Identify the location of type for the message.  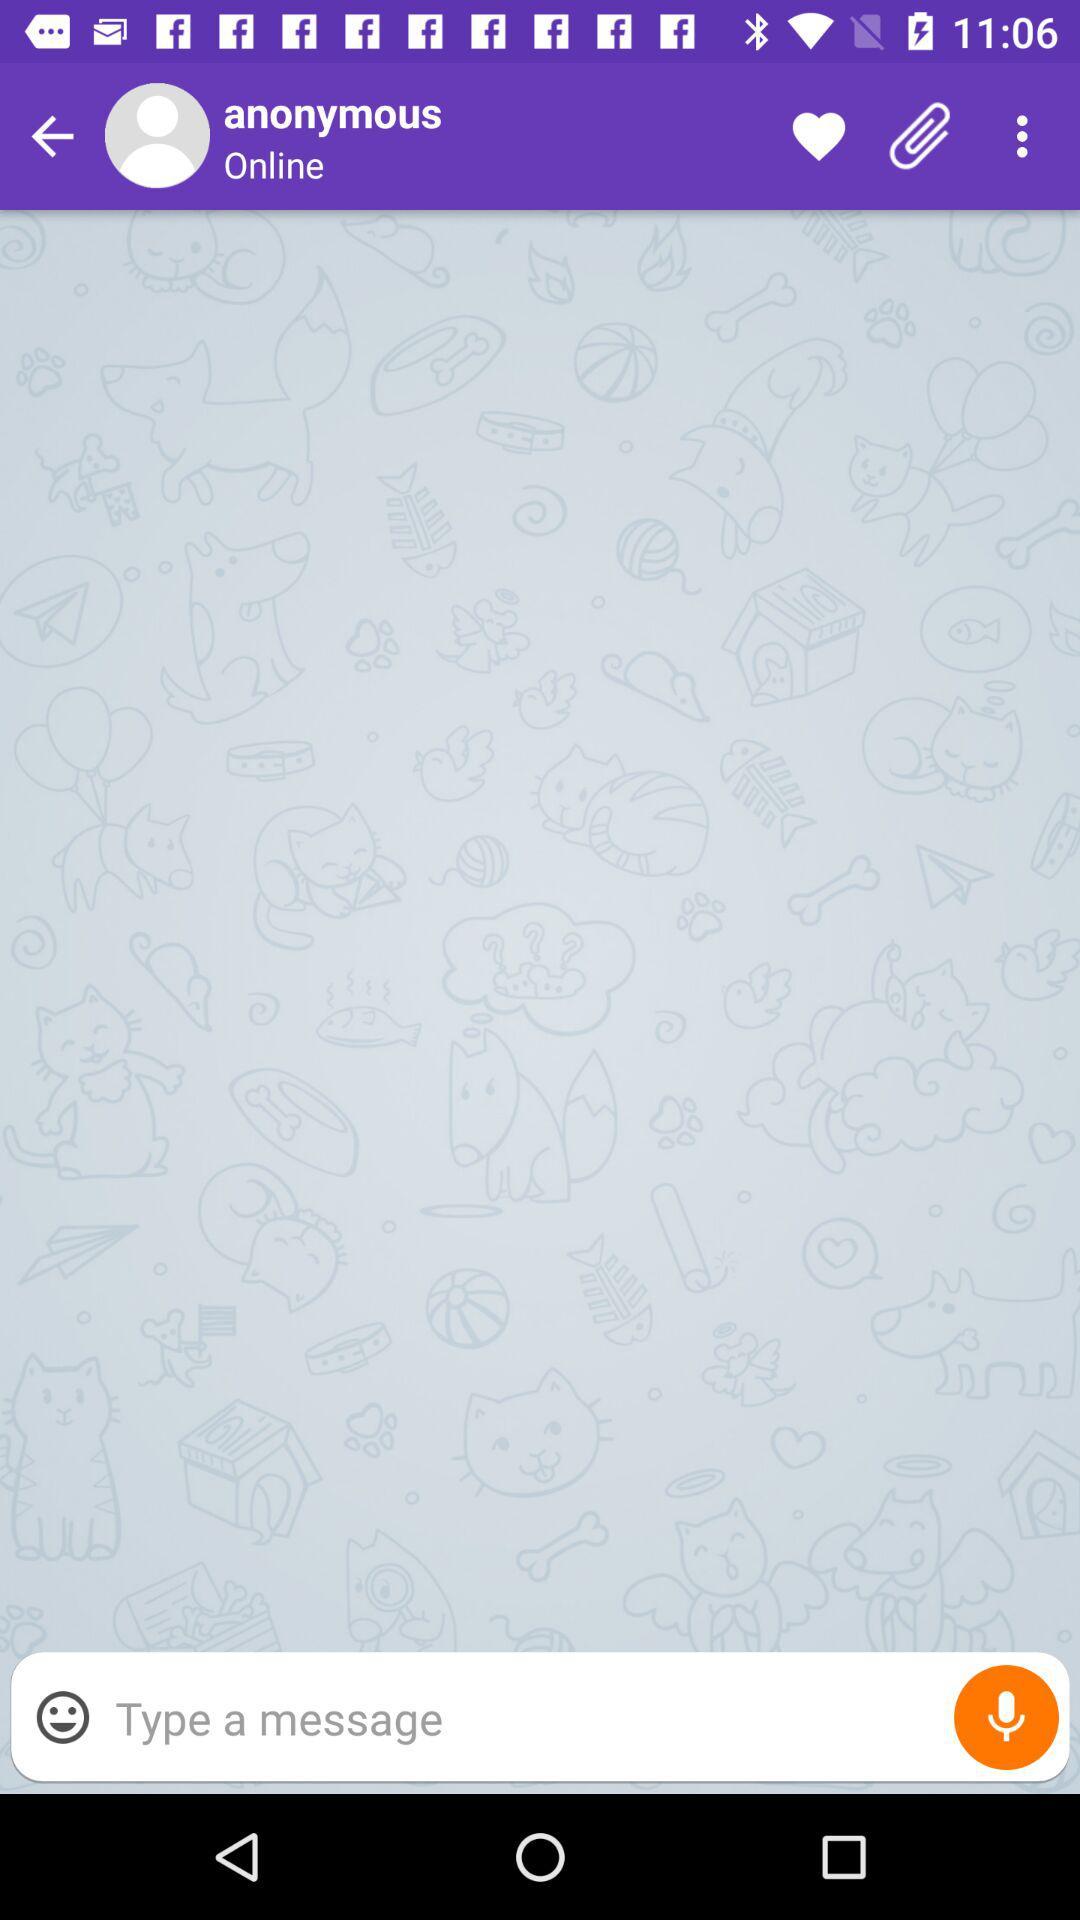
(582, 1716).